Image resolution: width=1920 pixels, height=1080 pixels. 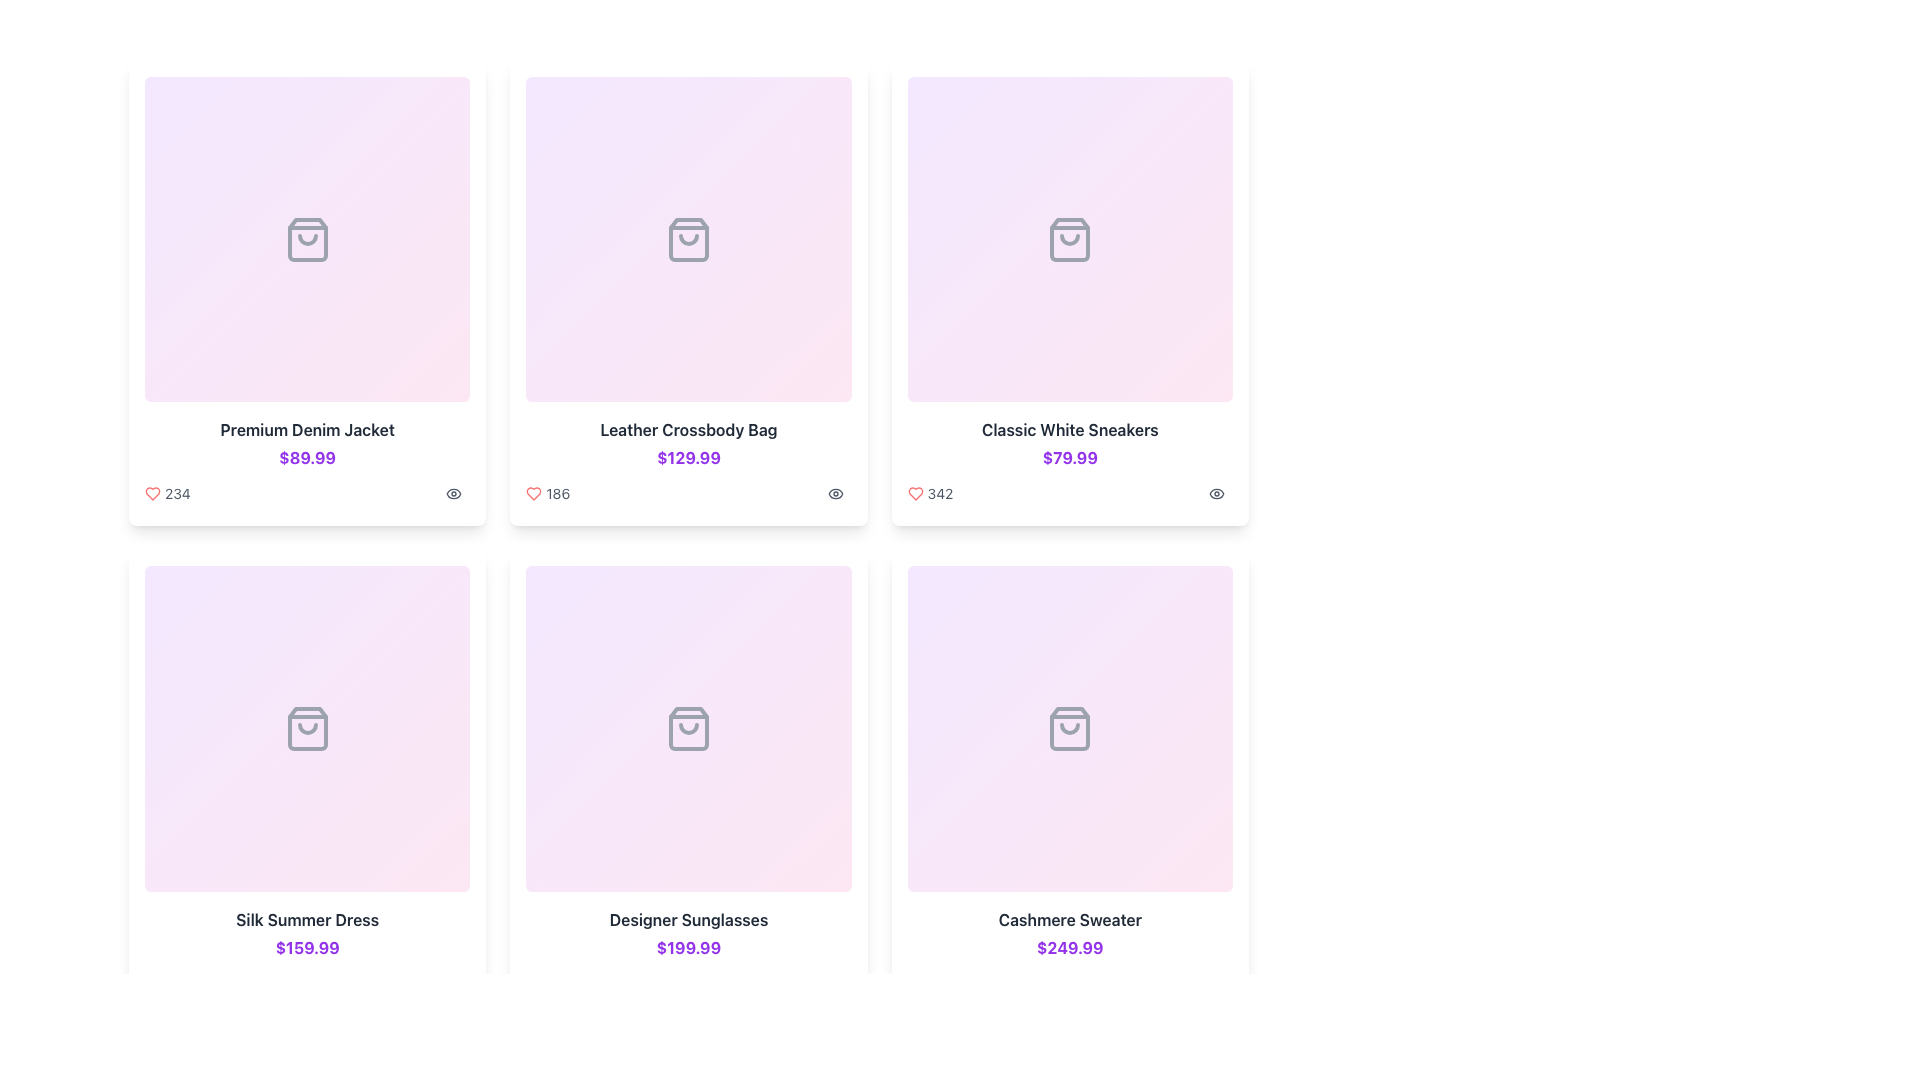 I want to click on the simplified shopping bag icon located at the bottom-right of the 'Cashmere Sweater' product card, so click(x=1069, y=729).